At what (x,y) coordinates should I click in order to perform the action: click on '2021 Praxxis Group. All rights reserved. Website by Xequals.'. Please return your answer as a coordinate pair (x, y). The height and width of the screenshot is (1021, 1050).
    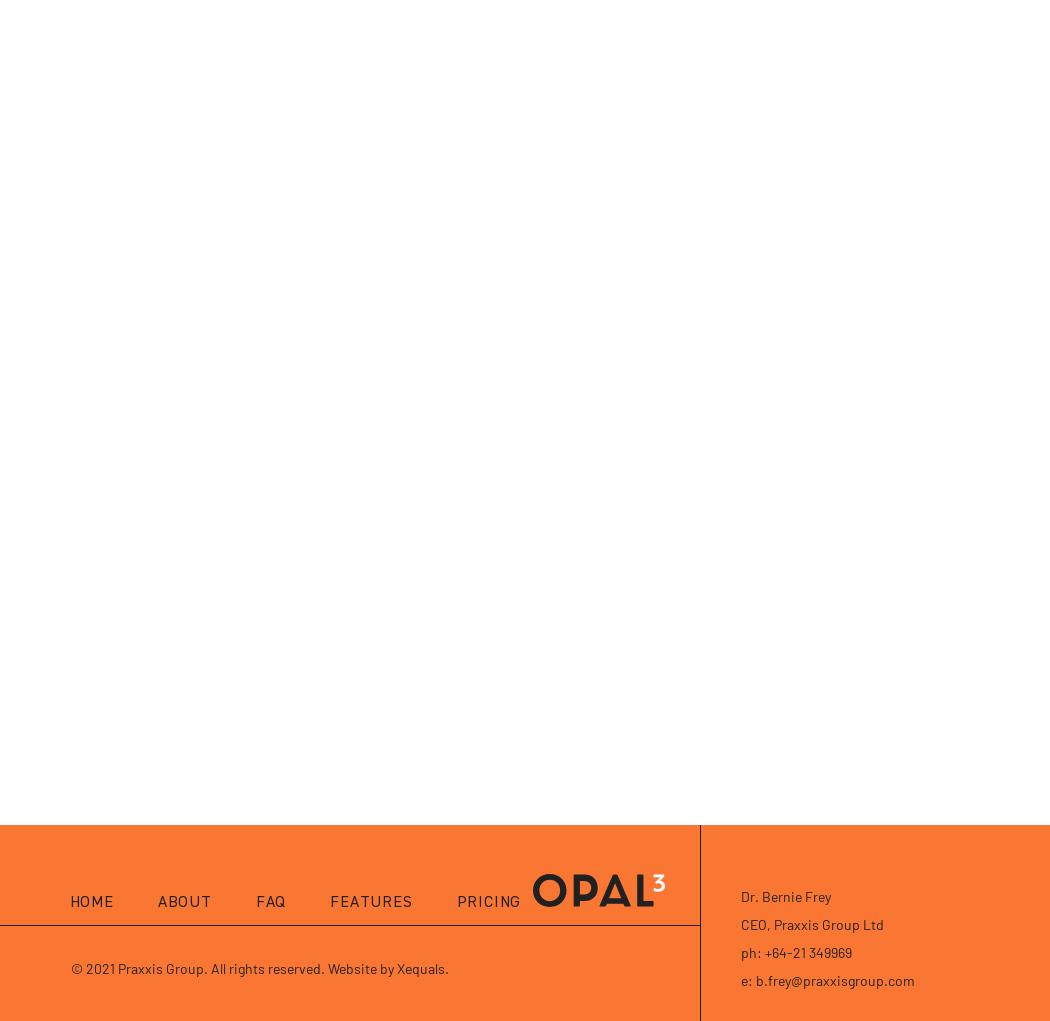
    Looking at the image, I should click on (265, 967).